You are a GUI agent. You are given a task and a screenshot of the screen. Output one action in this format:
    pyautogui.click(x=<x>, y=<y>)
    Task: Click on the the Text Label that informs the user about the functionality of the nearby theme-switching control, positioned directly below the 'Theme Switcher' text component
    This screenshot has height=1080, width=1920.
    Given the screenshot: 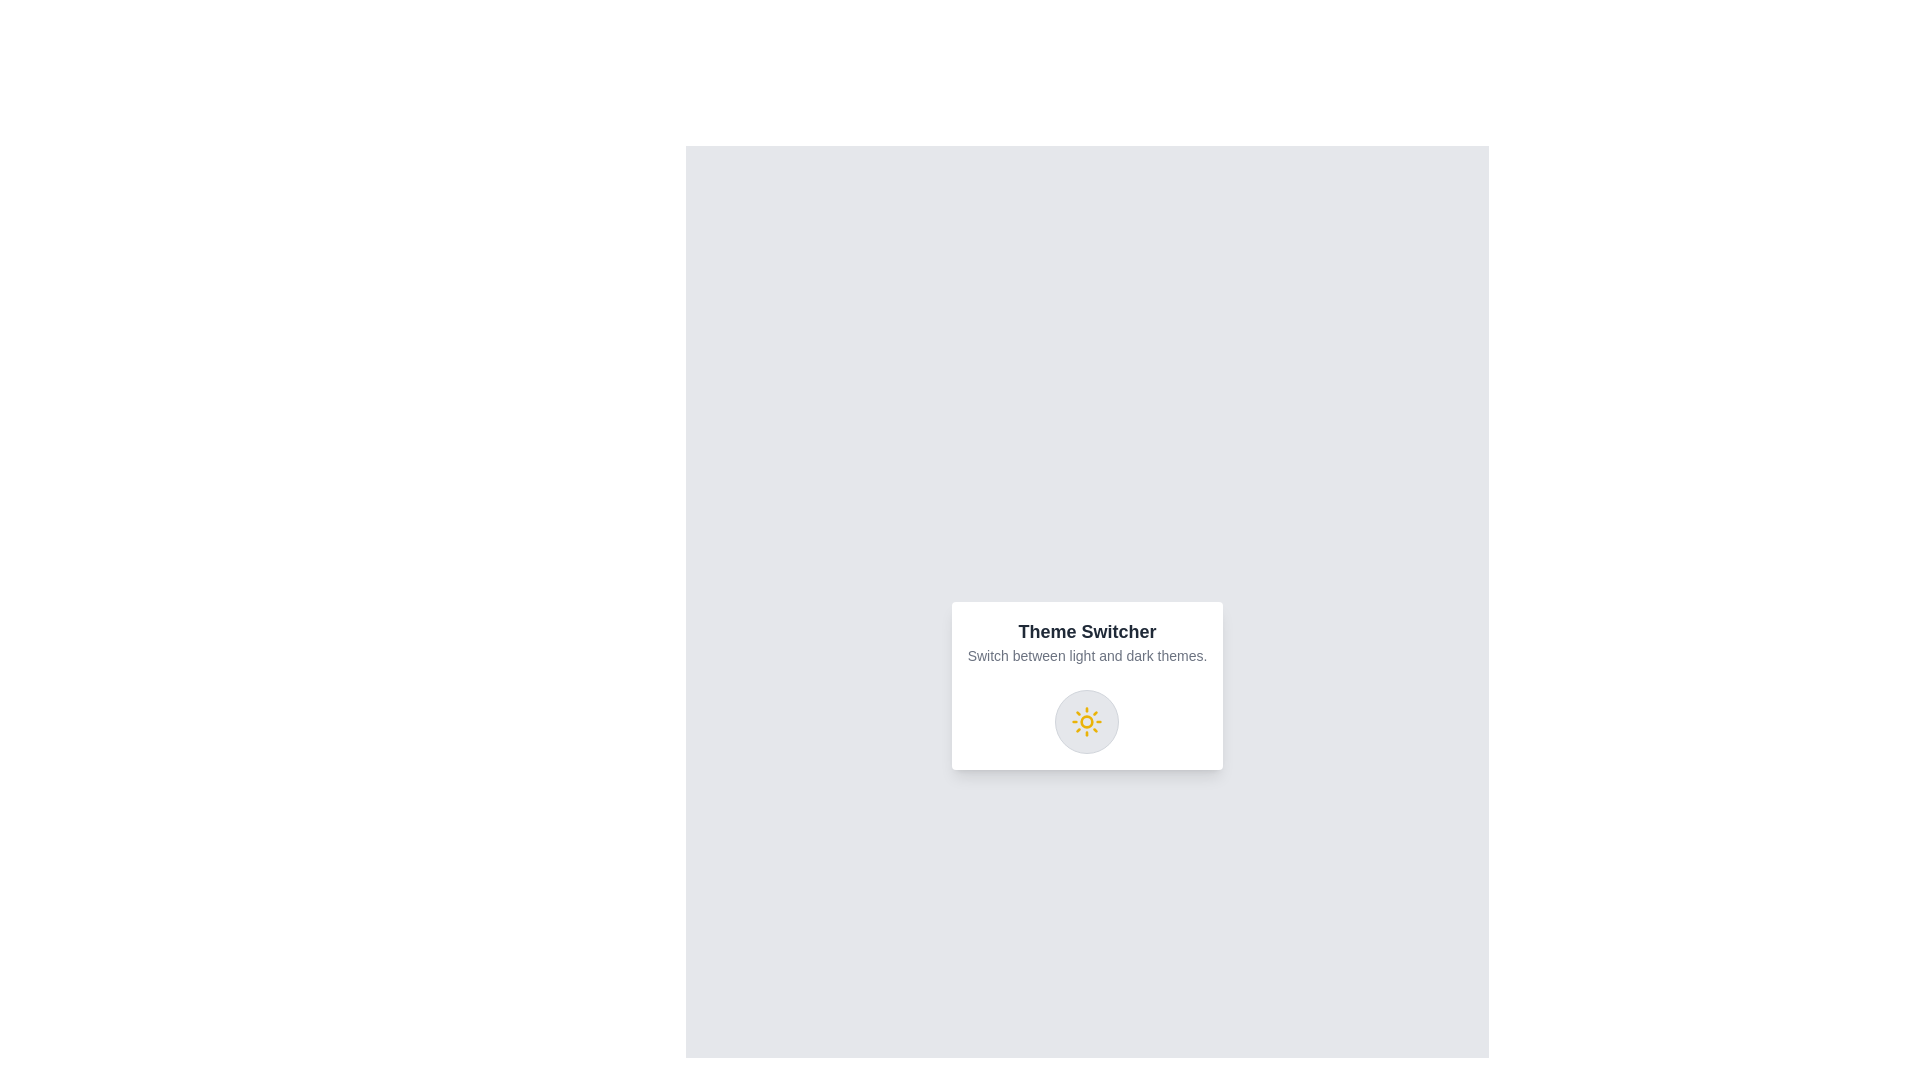 What is the action you would take?
    pyautogui.click(x=1086, y=655)
    